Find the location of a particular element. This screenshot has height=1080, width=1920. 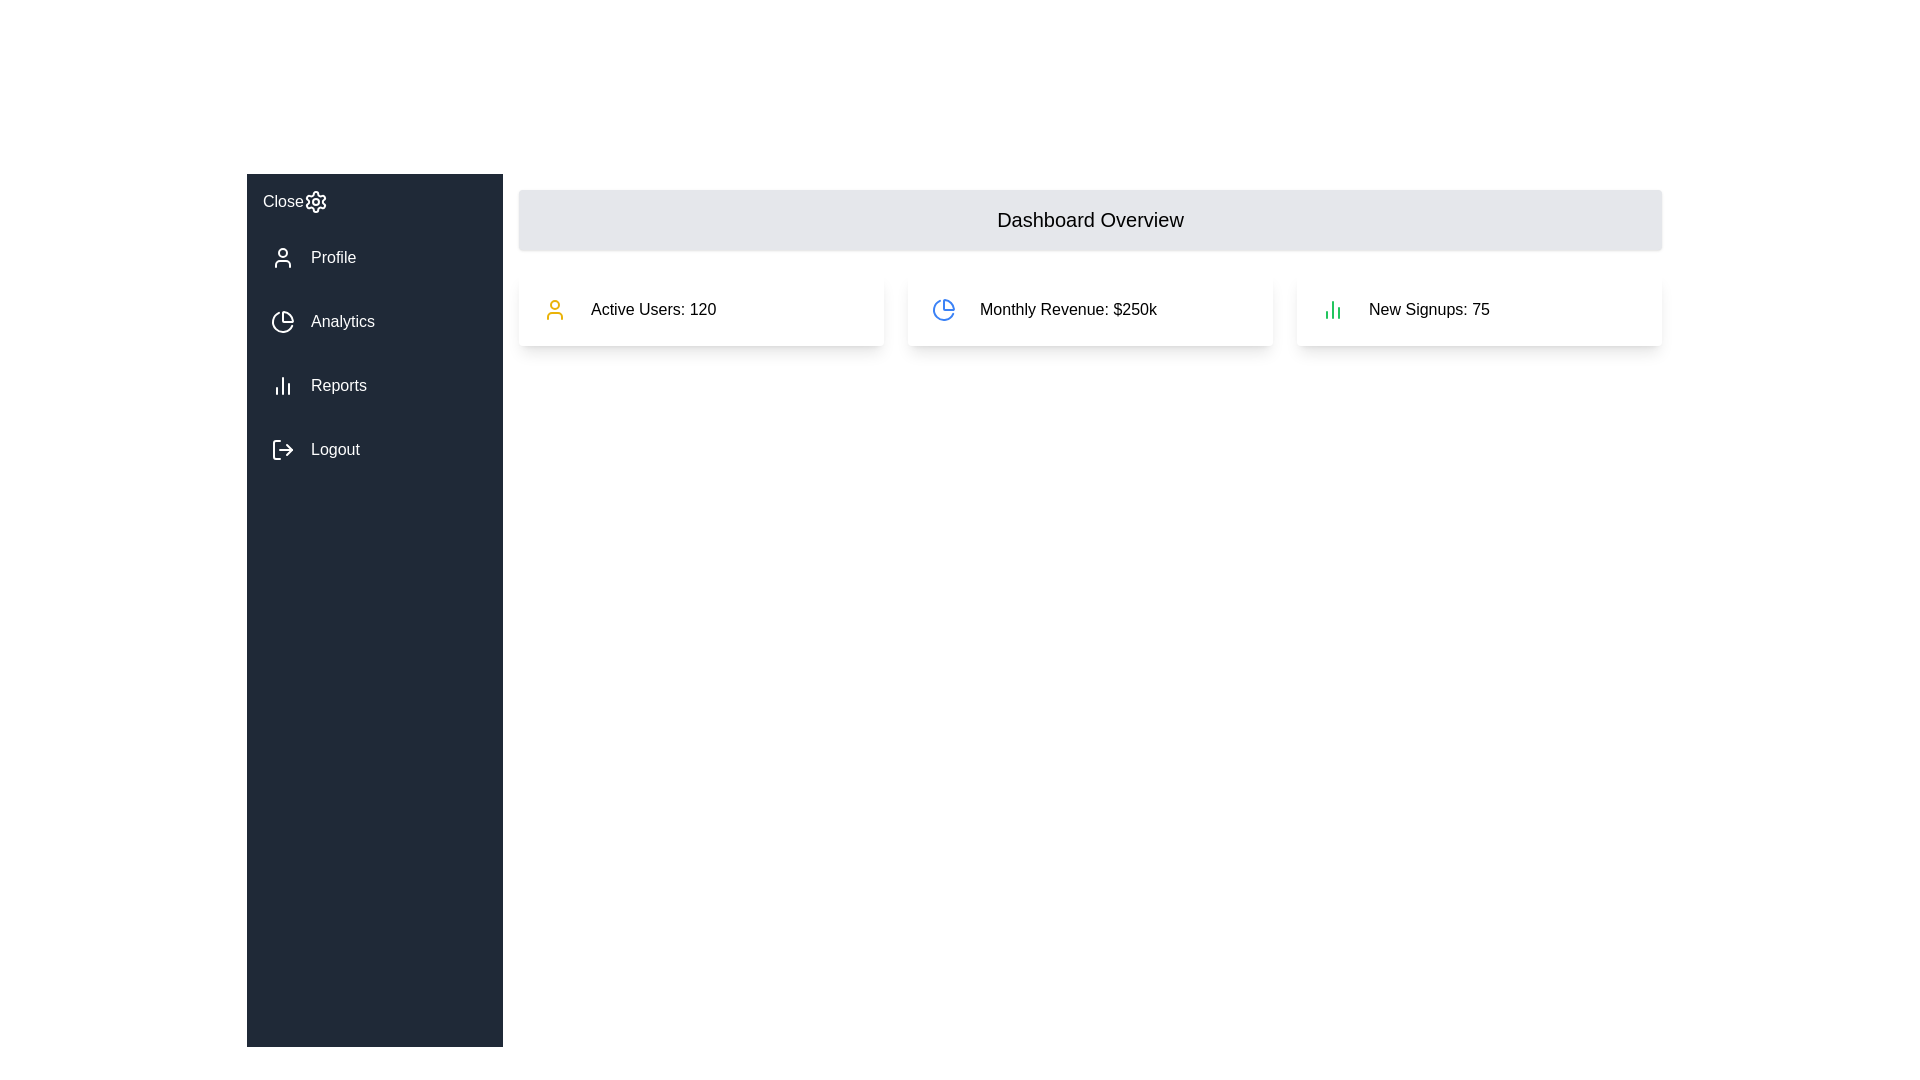

the second slice of the pie chart graphical icon, which is styled with blue tones and located in the second row's second card of the dashboard is located at coordinates (942, 310).